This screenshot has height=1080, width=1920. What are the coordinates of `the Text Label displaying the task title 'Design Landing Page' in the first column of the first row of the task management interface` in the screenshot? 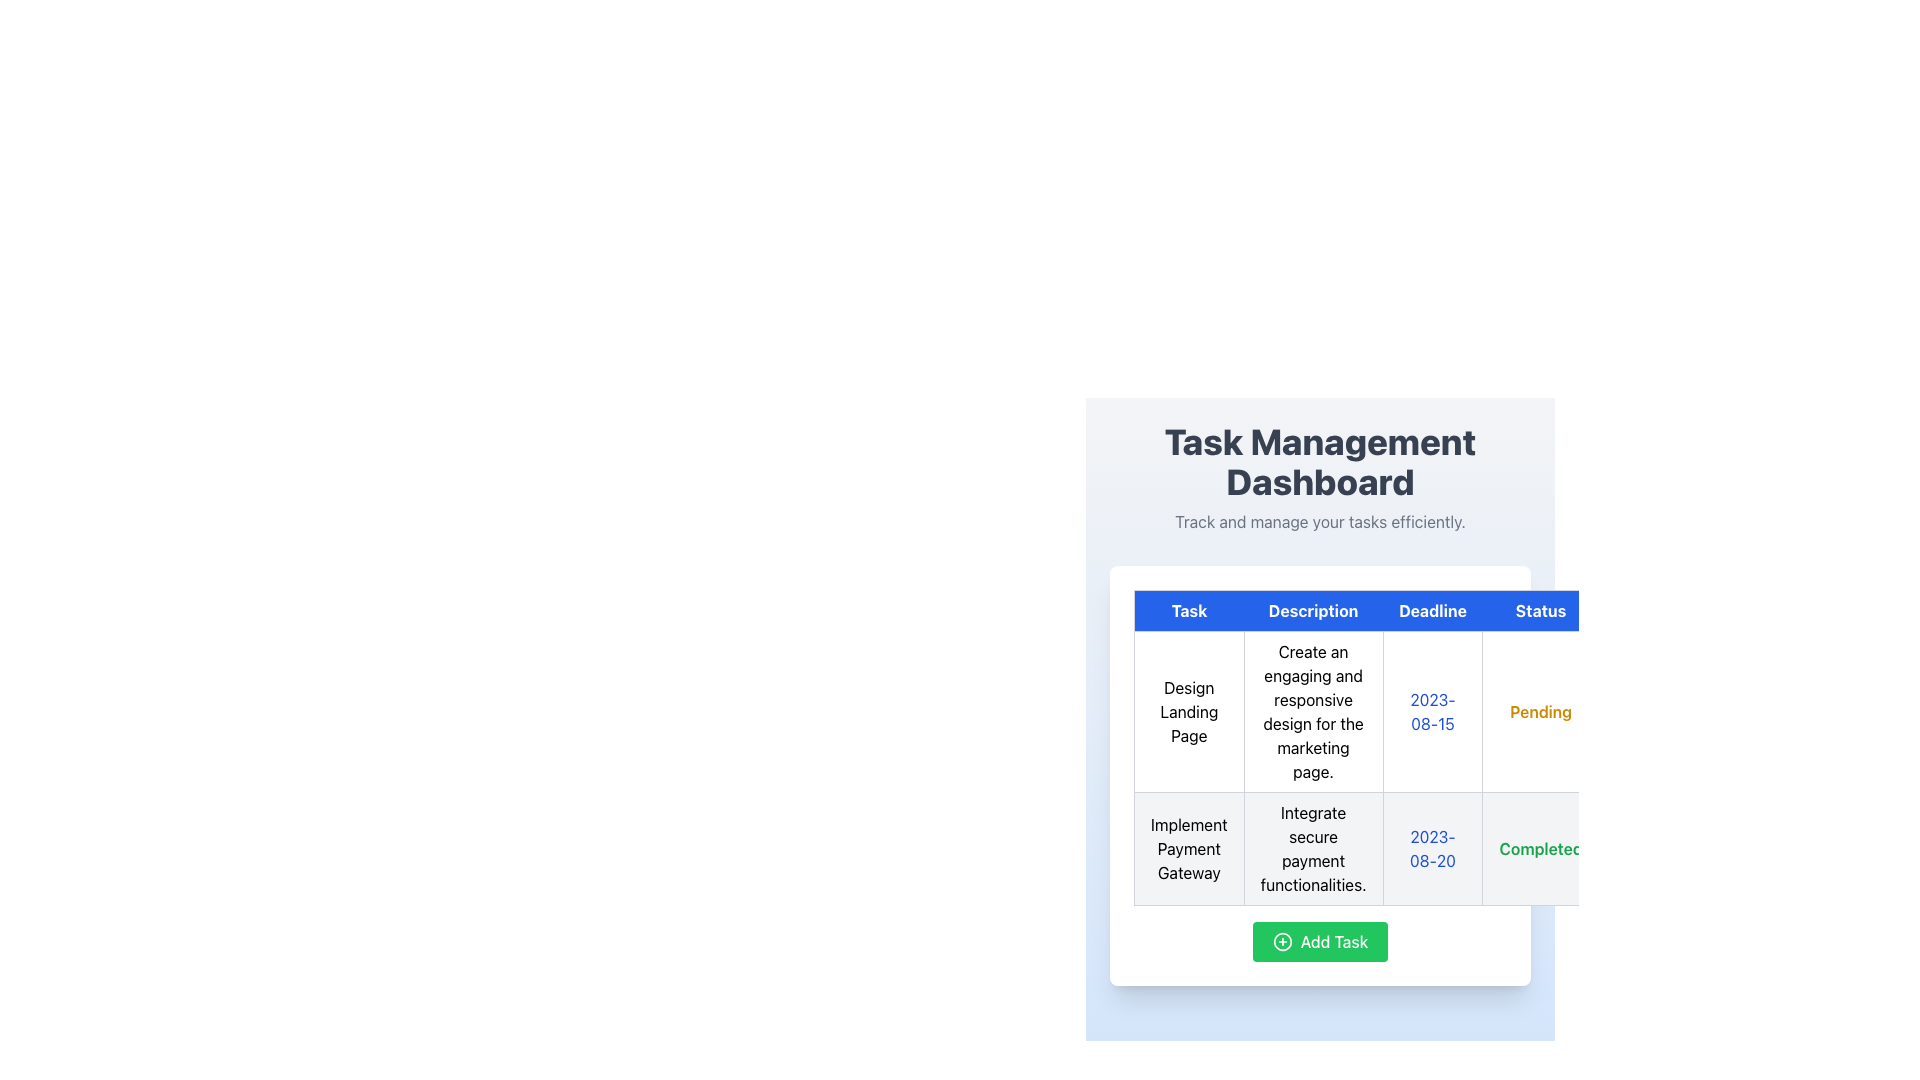 It's located at (1189, 711).